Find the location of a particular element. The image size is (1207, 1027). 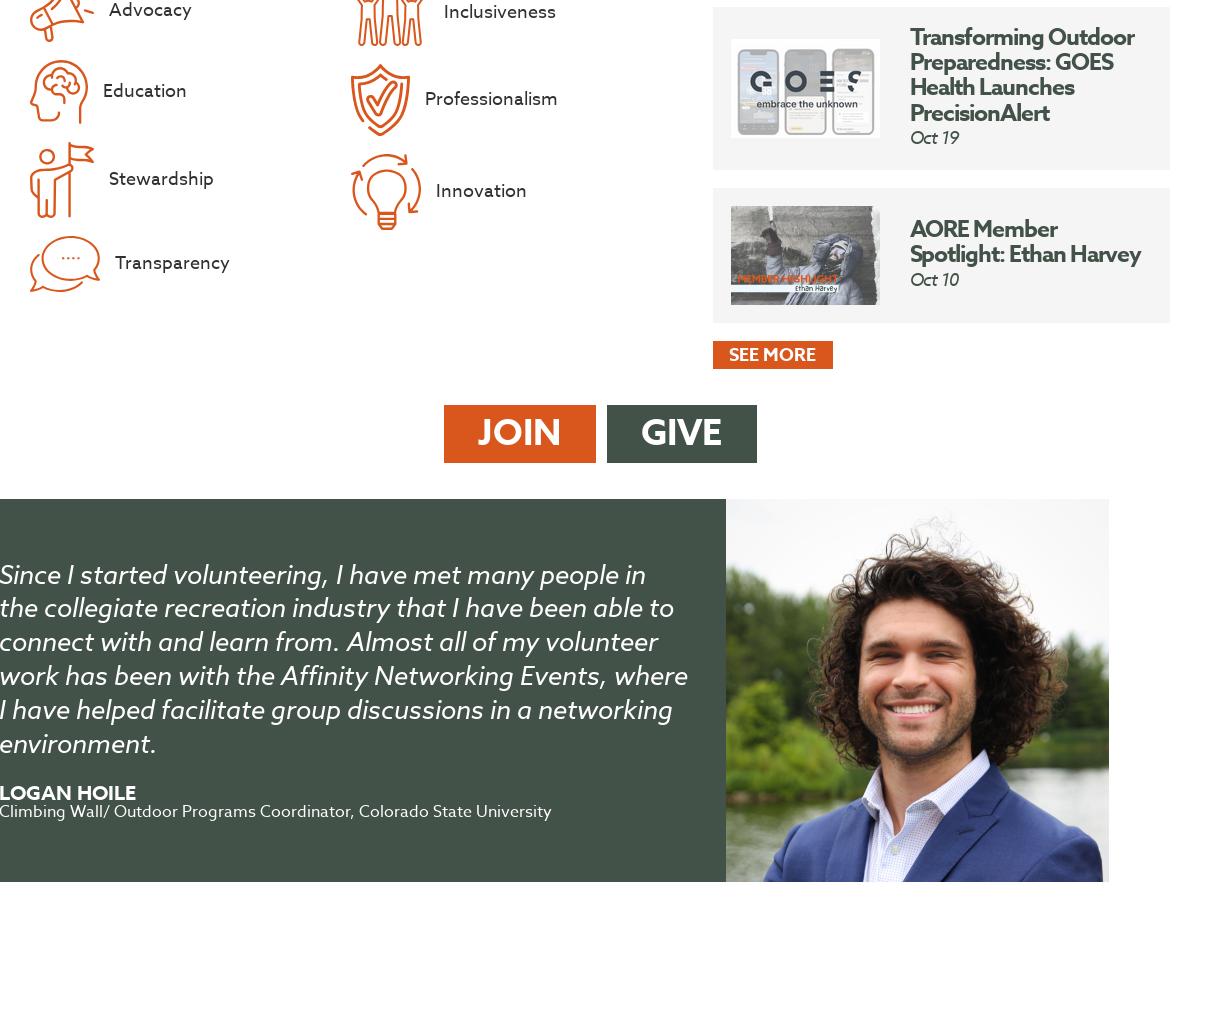

'Oct            19' is located at coordinates (932, 135).